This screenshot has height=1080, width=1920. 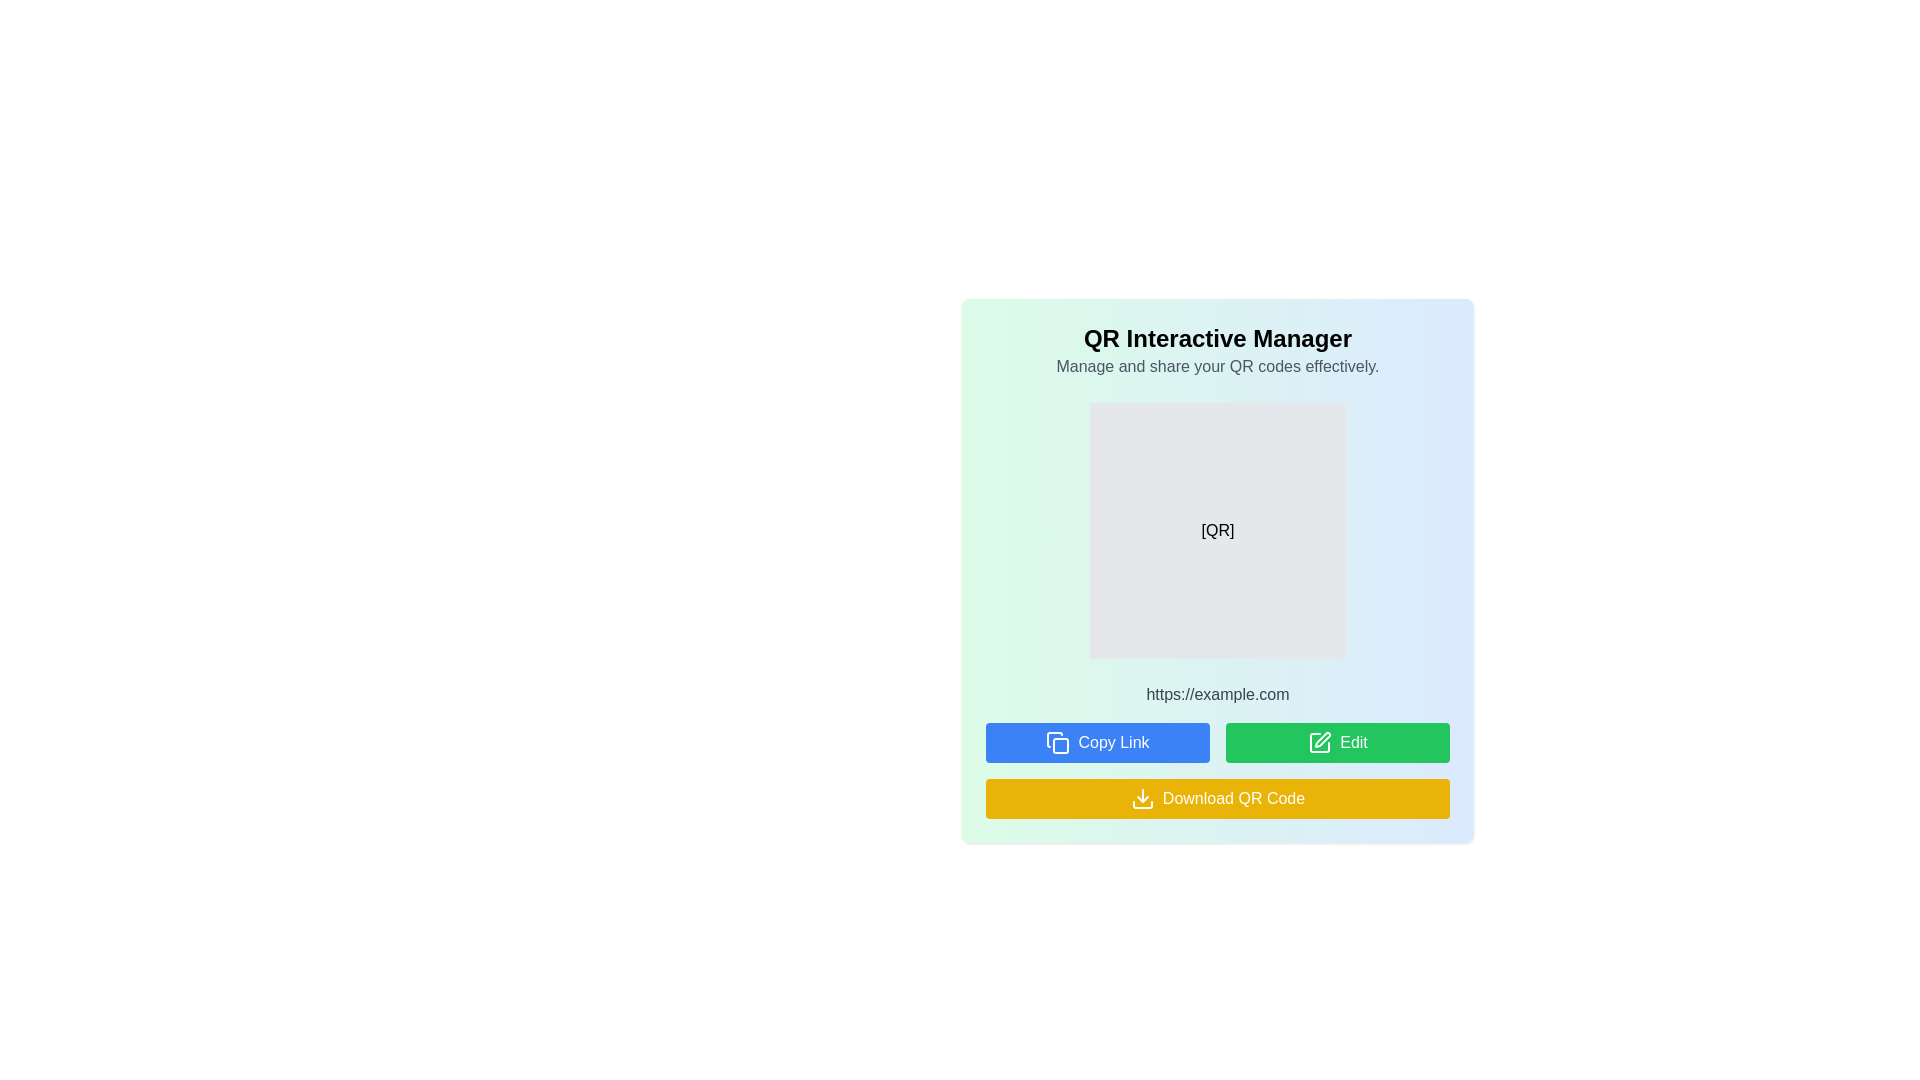 What do you see at coordinates (1217, 366) in the screenshot?
I see `the text label displaying 'Manage and share your QR codes effectively.' which is centrally aligned and located beneath the title 'QR Interactive Manager'` at bounding box center [1217, 366].